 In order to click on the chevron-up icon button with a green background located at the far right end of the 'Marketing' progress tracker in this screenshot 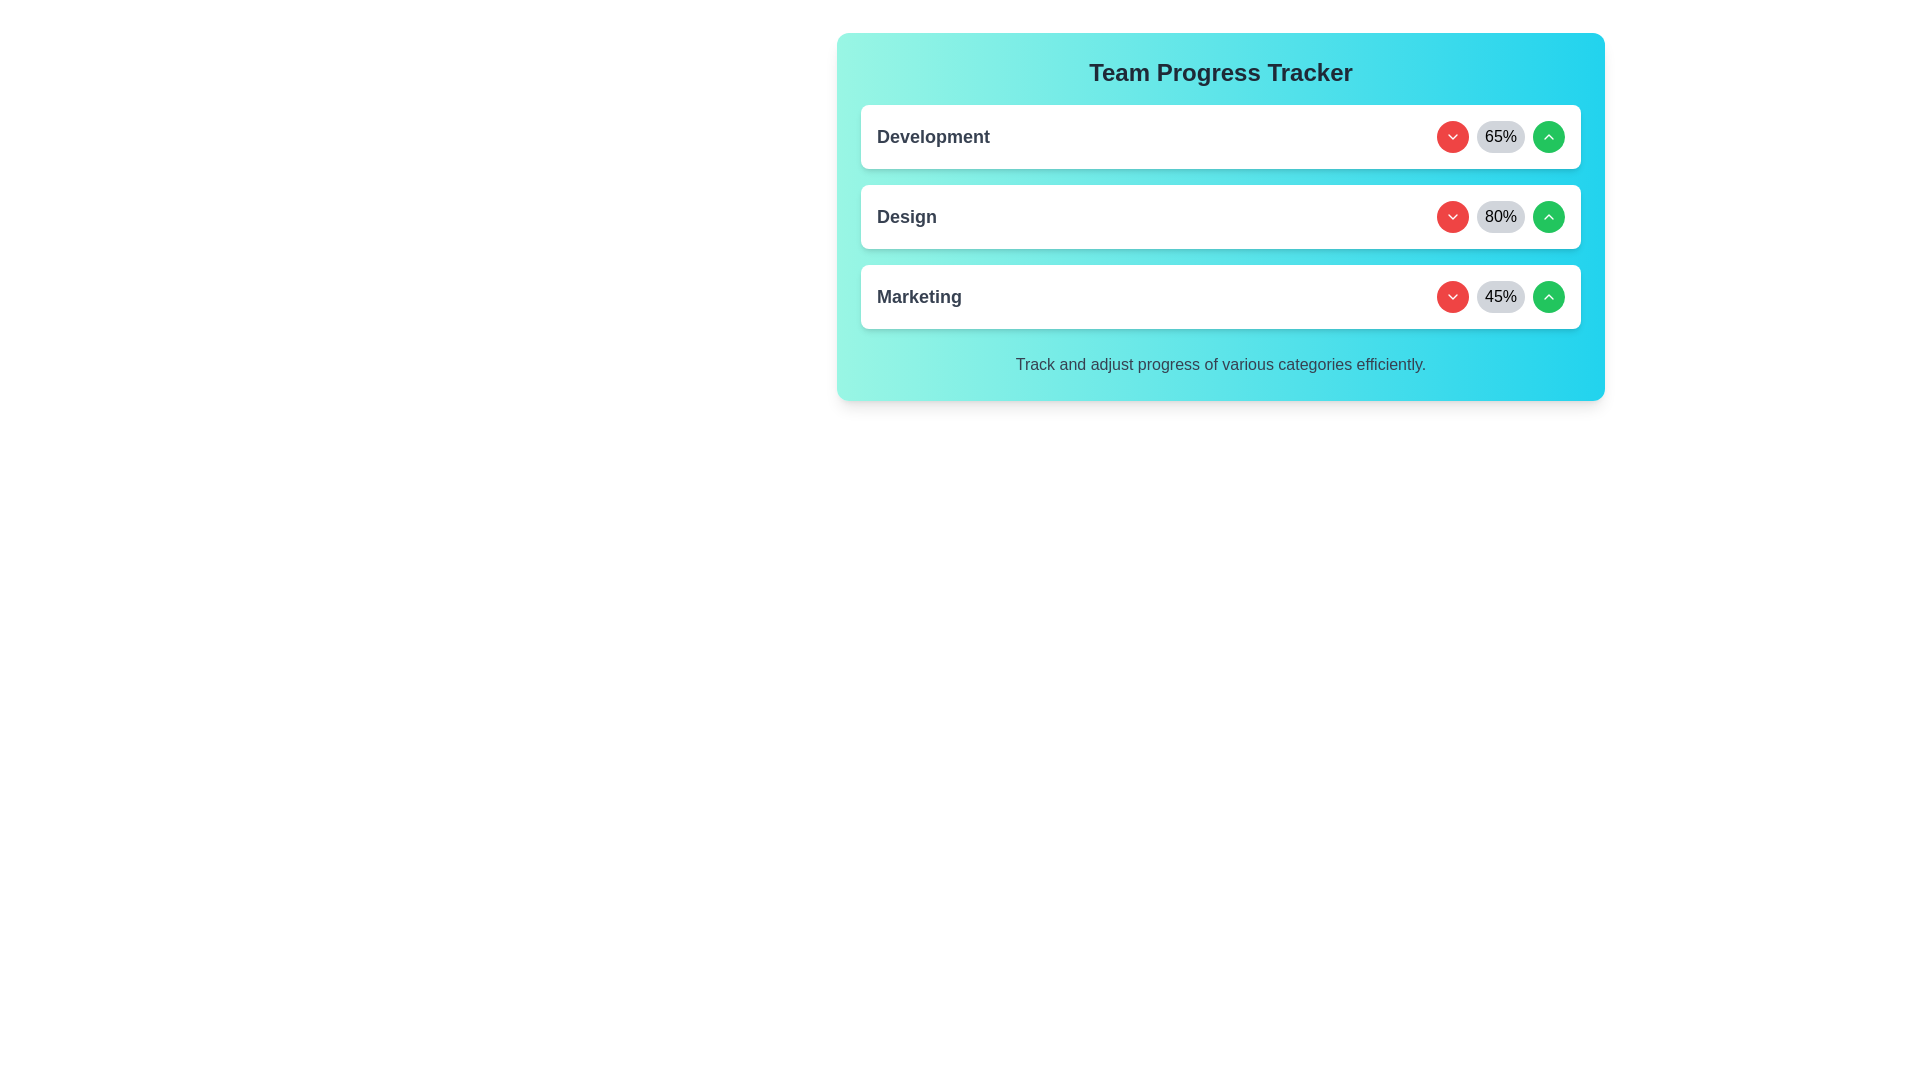, I will do `click(1548, 136)`.